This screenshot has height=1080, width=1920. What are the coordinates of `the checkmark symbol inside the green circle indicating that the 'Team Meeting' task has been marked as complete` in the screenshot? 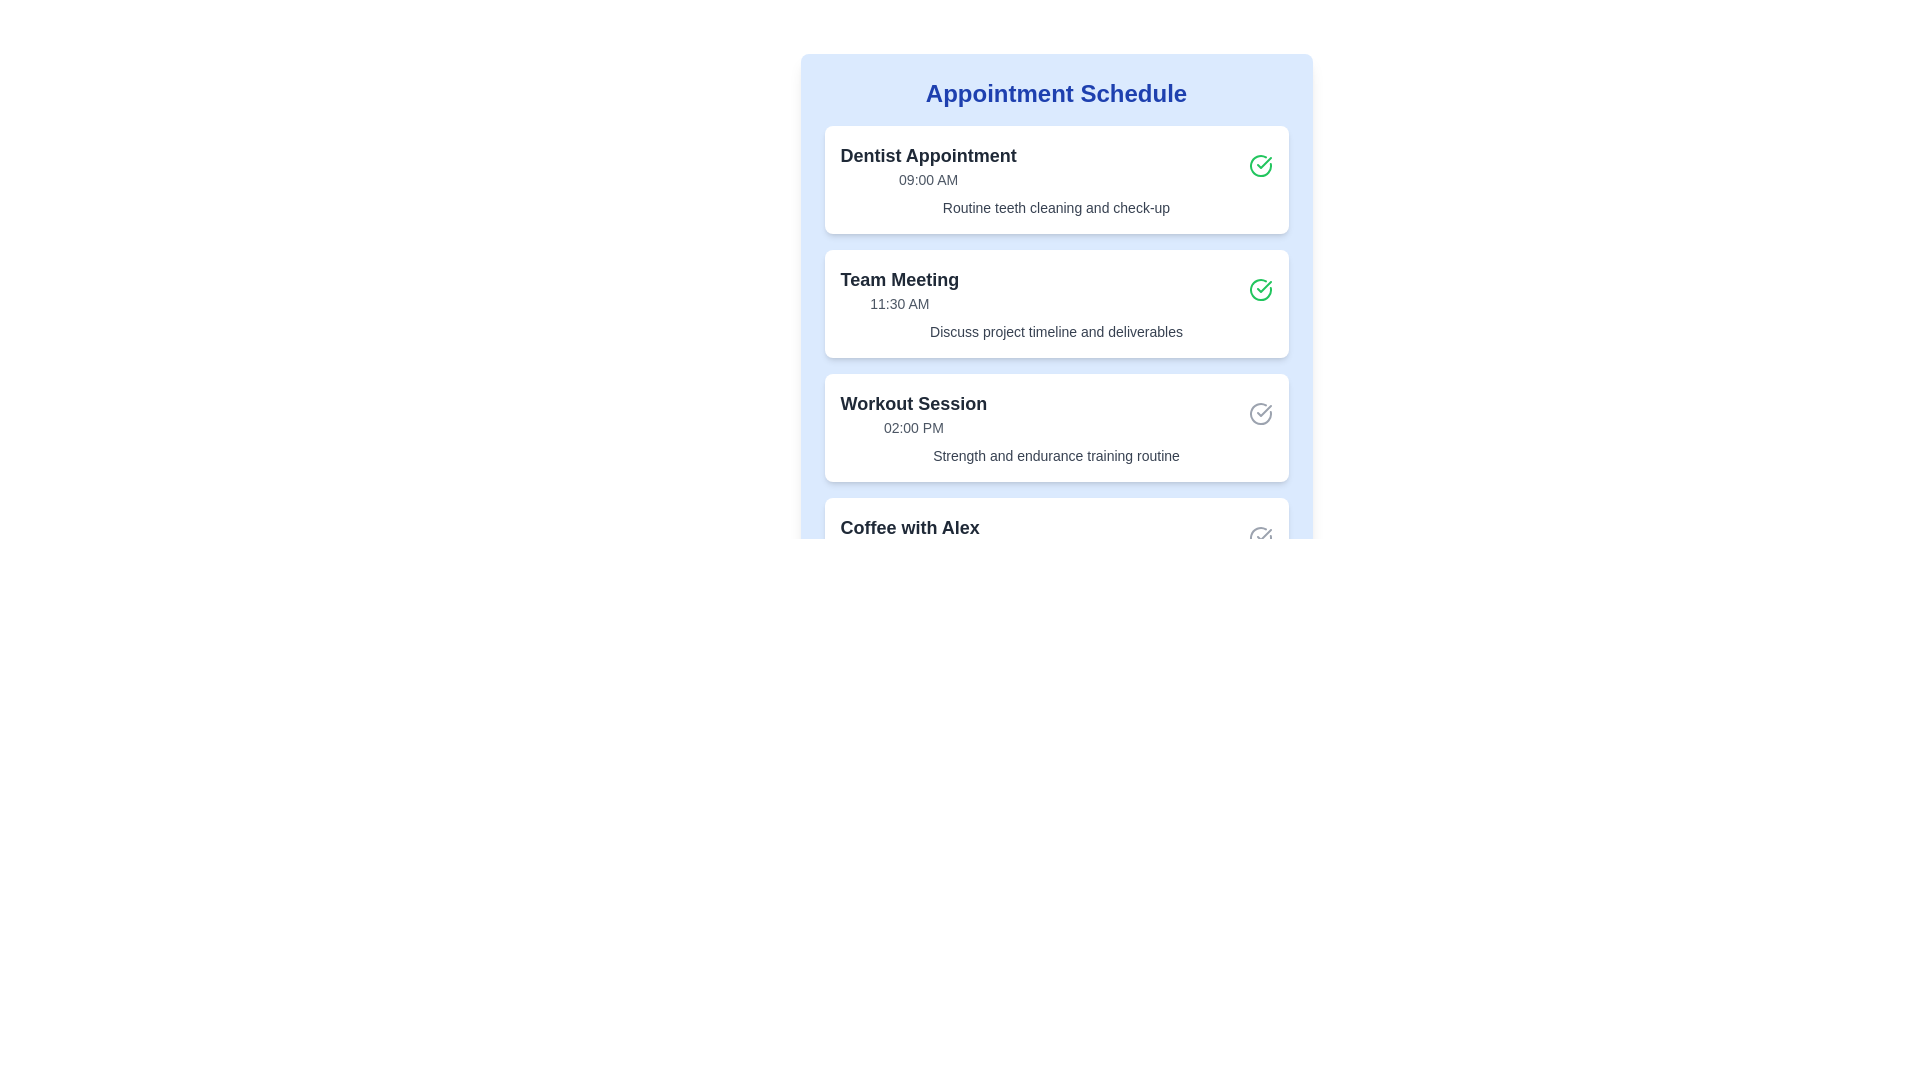 It's located at (1262, 161).